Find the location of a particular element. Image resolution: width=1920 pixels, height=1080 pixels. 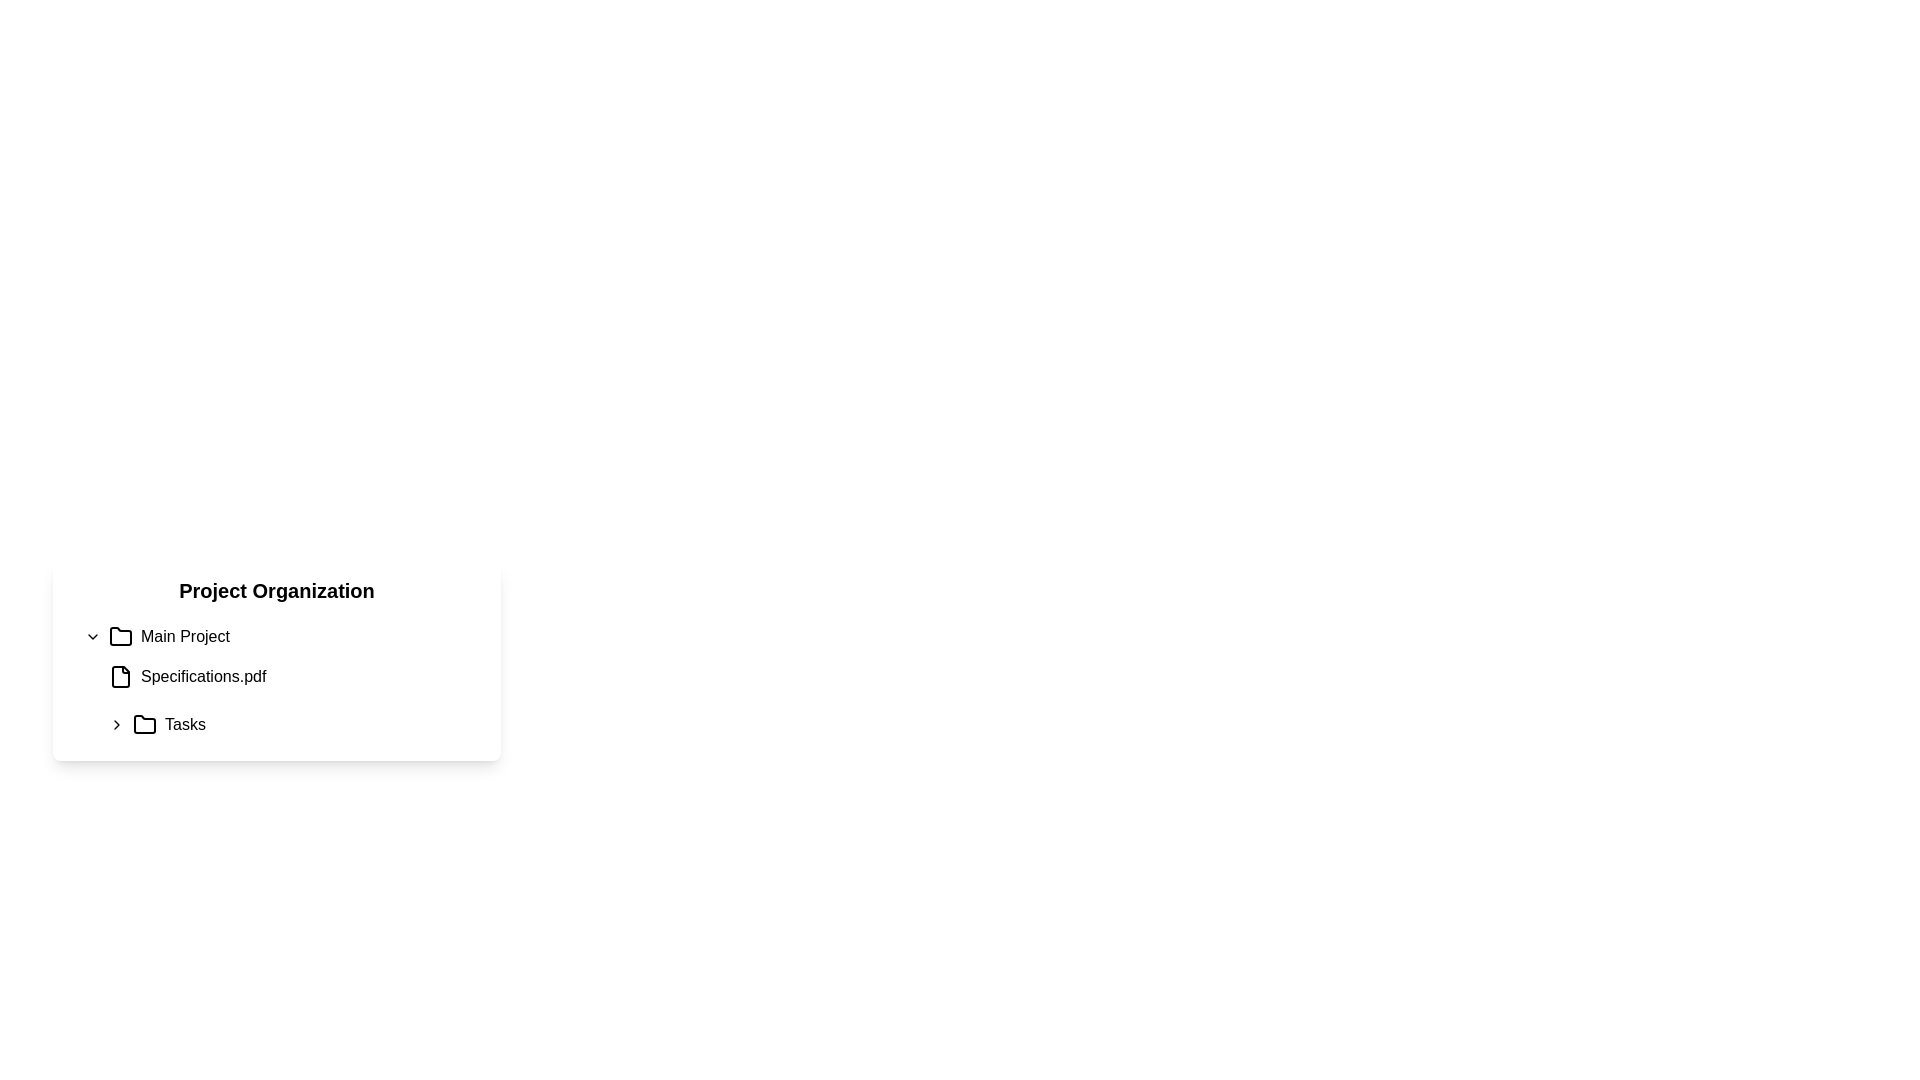

the 'Tasks' text label, which is bold, black, and represents a folder in the 'Project Organization' section is located at coordinates (185, 725).